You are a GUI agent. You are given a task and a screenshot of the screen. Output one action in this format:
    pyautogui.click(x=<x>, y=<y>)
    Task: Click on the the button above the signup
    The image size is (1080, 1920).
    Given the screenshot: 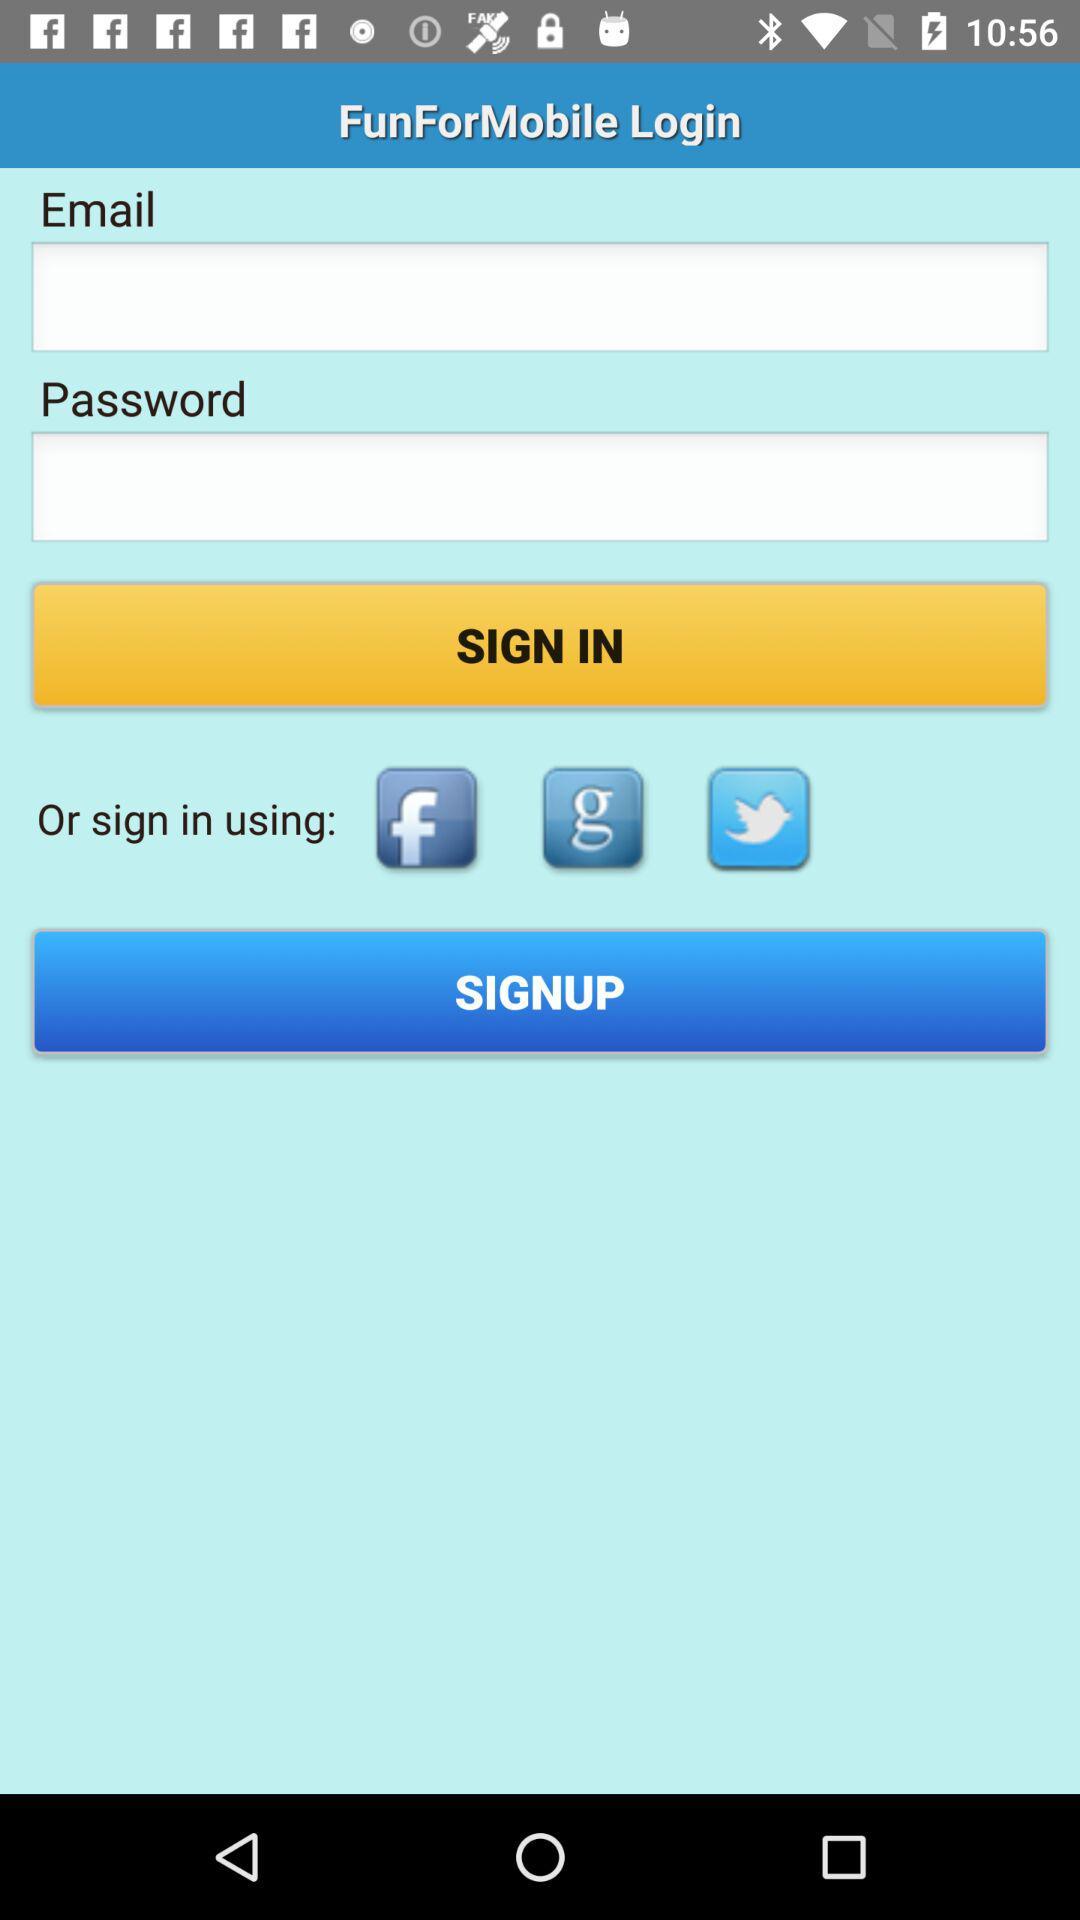 What is the action you would take?
    pyautogui.click(x=425, y=818)
    